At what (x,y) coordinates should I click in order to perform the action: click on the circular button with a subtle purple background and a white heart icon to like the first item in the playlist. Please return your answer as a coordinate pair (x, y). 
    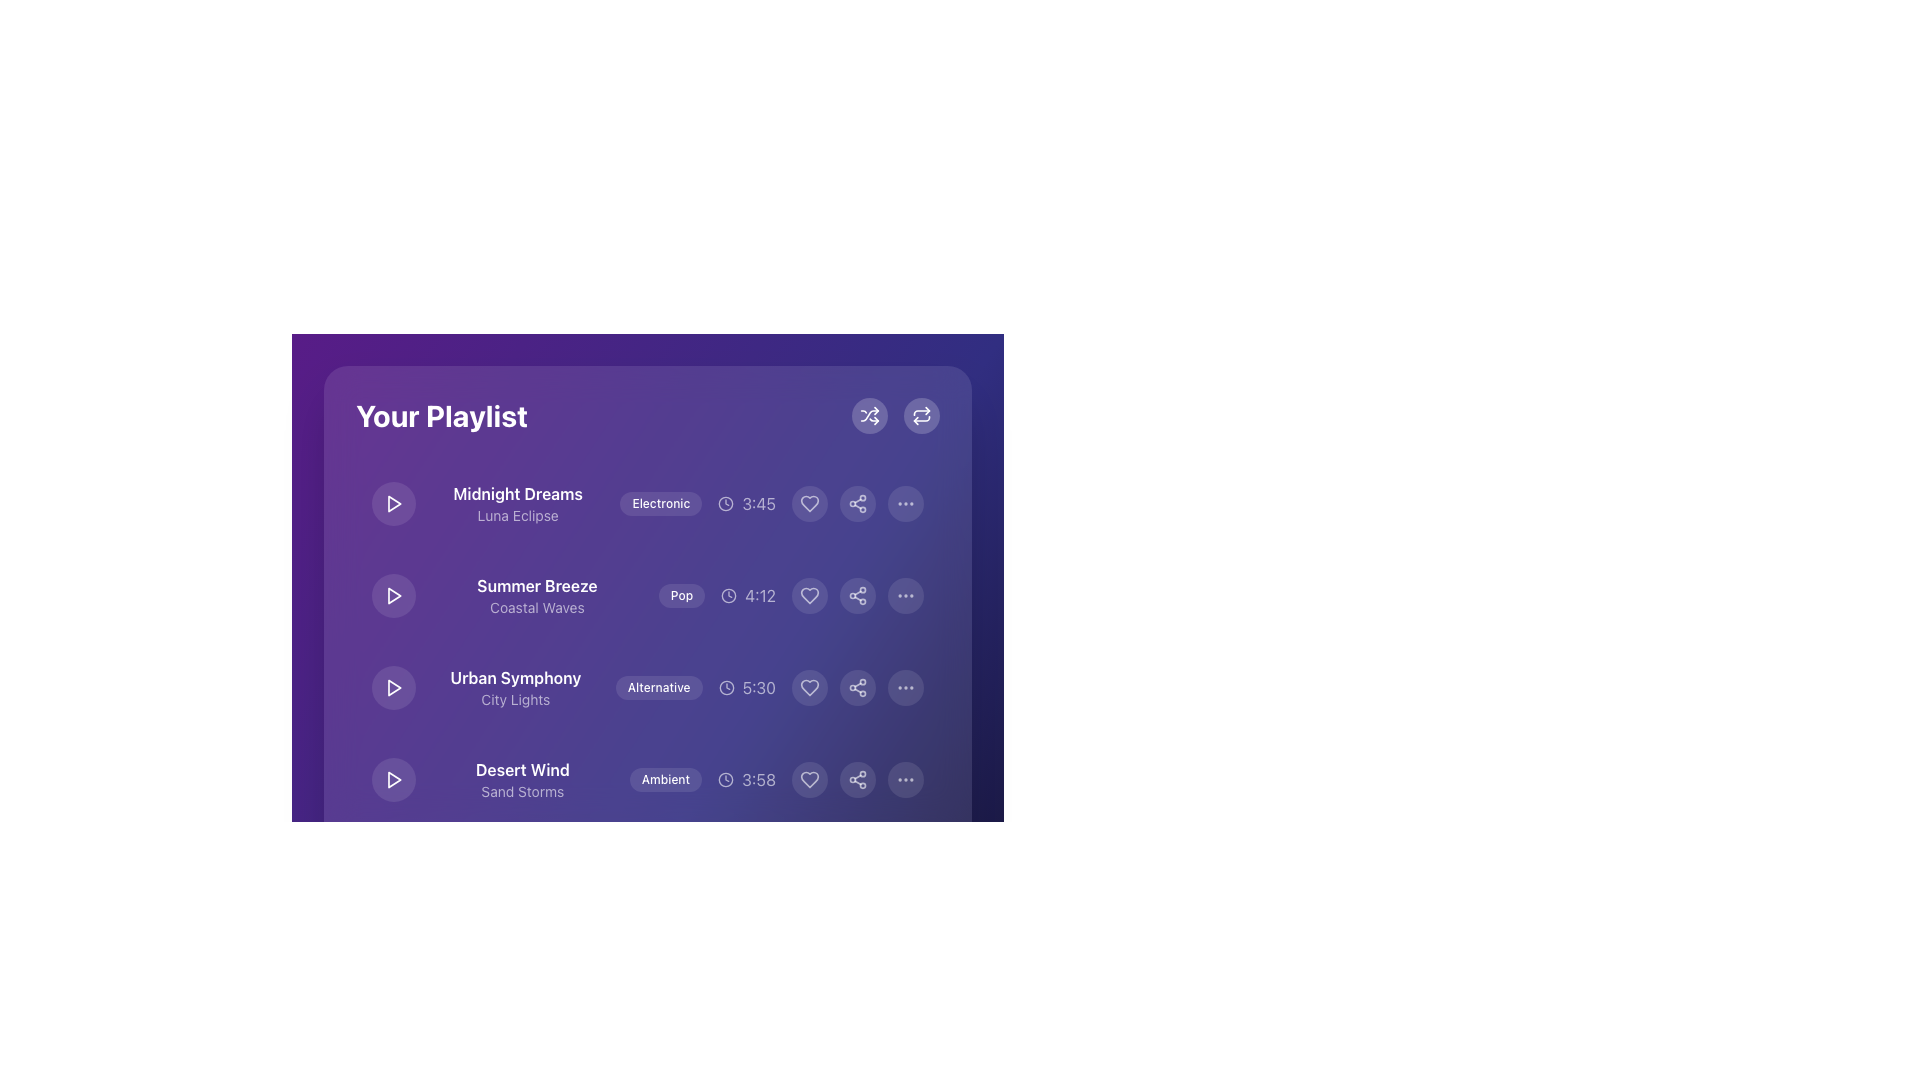
    Looking at the image, I should click on (810, 503).